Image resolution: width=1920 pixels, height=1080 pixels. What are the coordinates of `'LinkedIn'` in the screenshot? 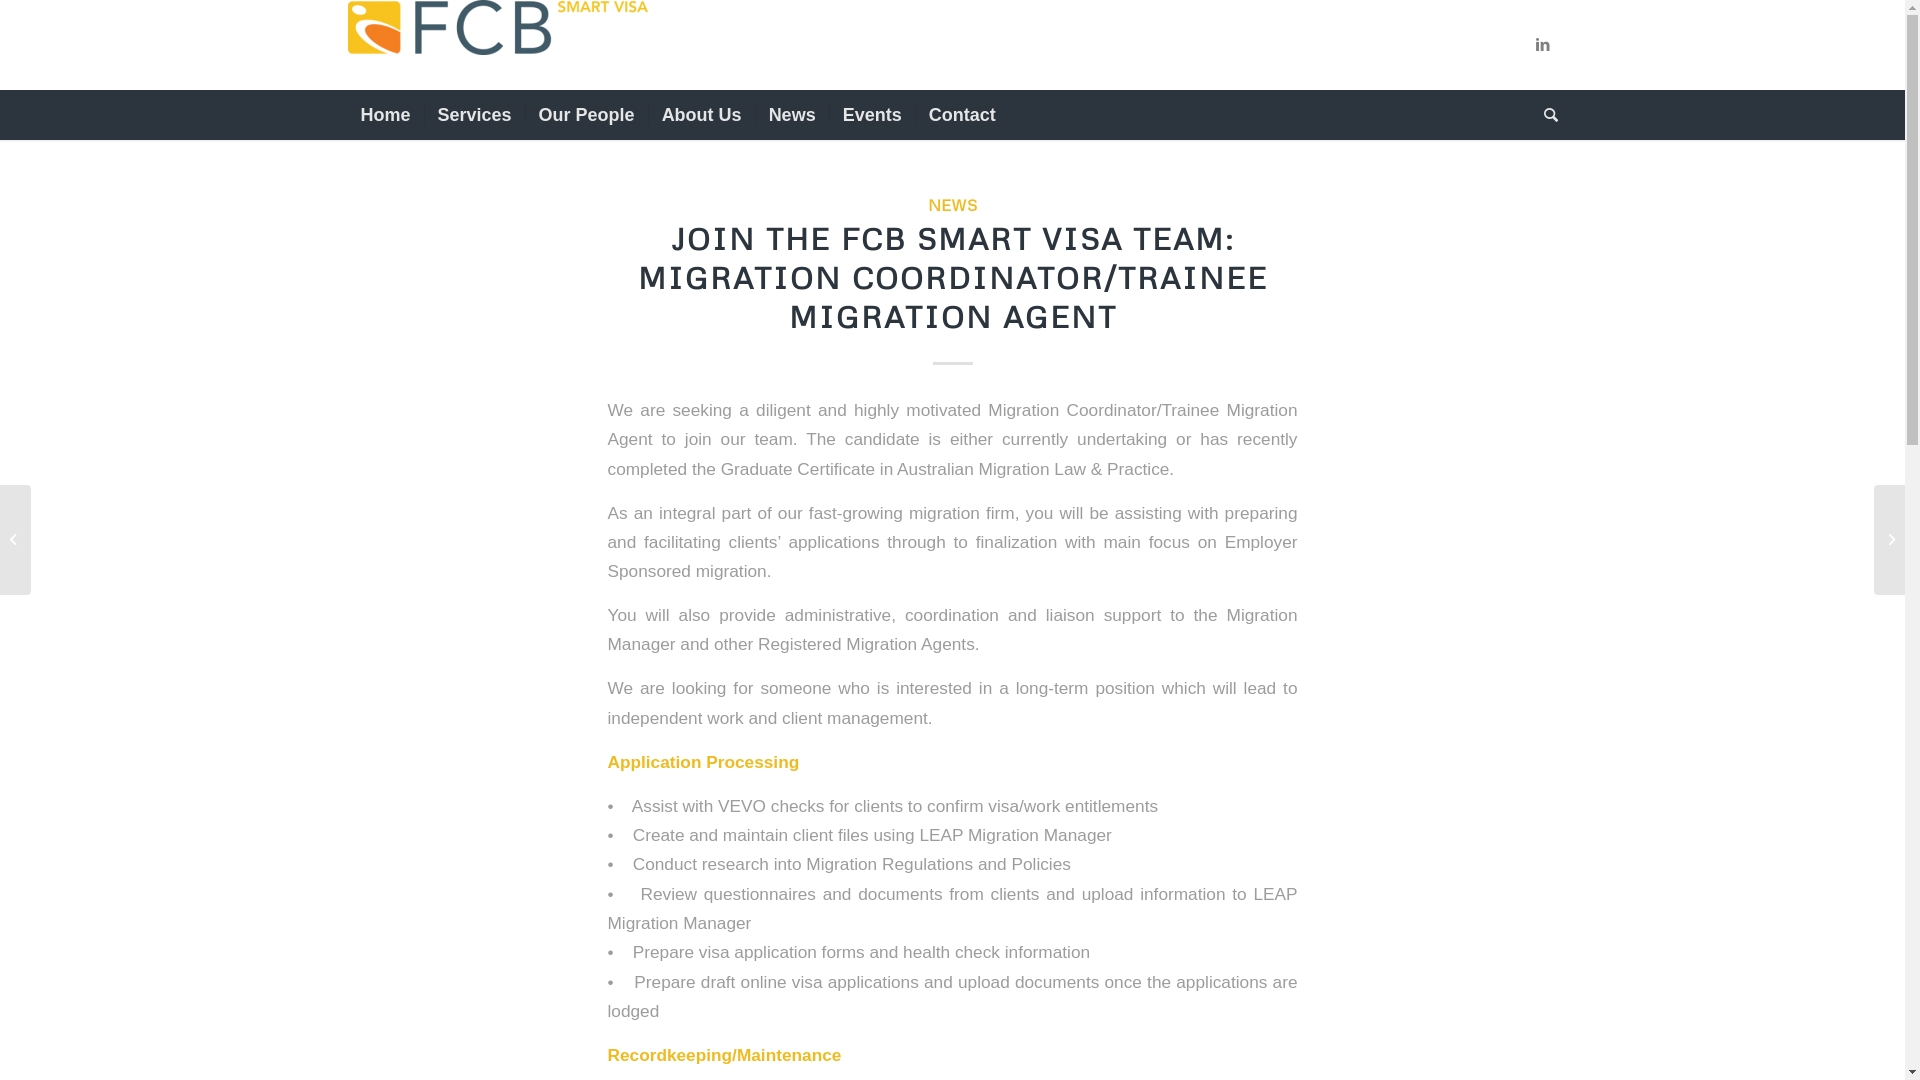 It's located at (1541, 45).